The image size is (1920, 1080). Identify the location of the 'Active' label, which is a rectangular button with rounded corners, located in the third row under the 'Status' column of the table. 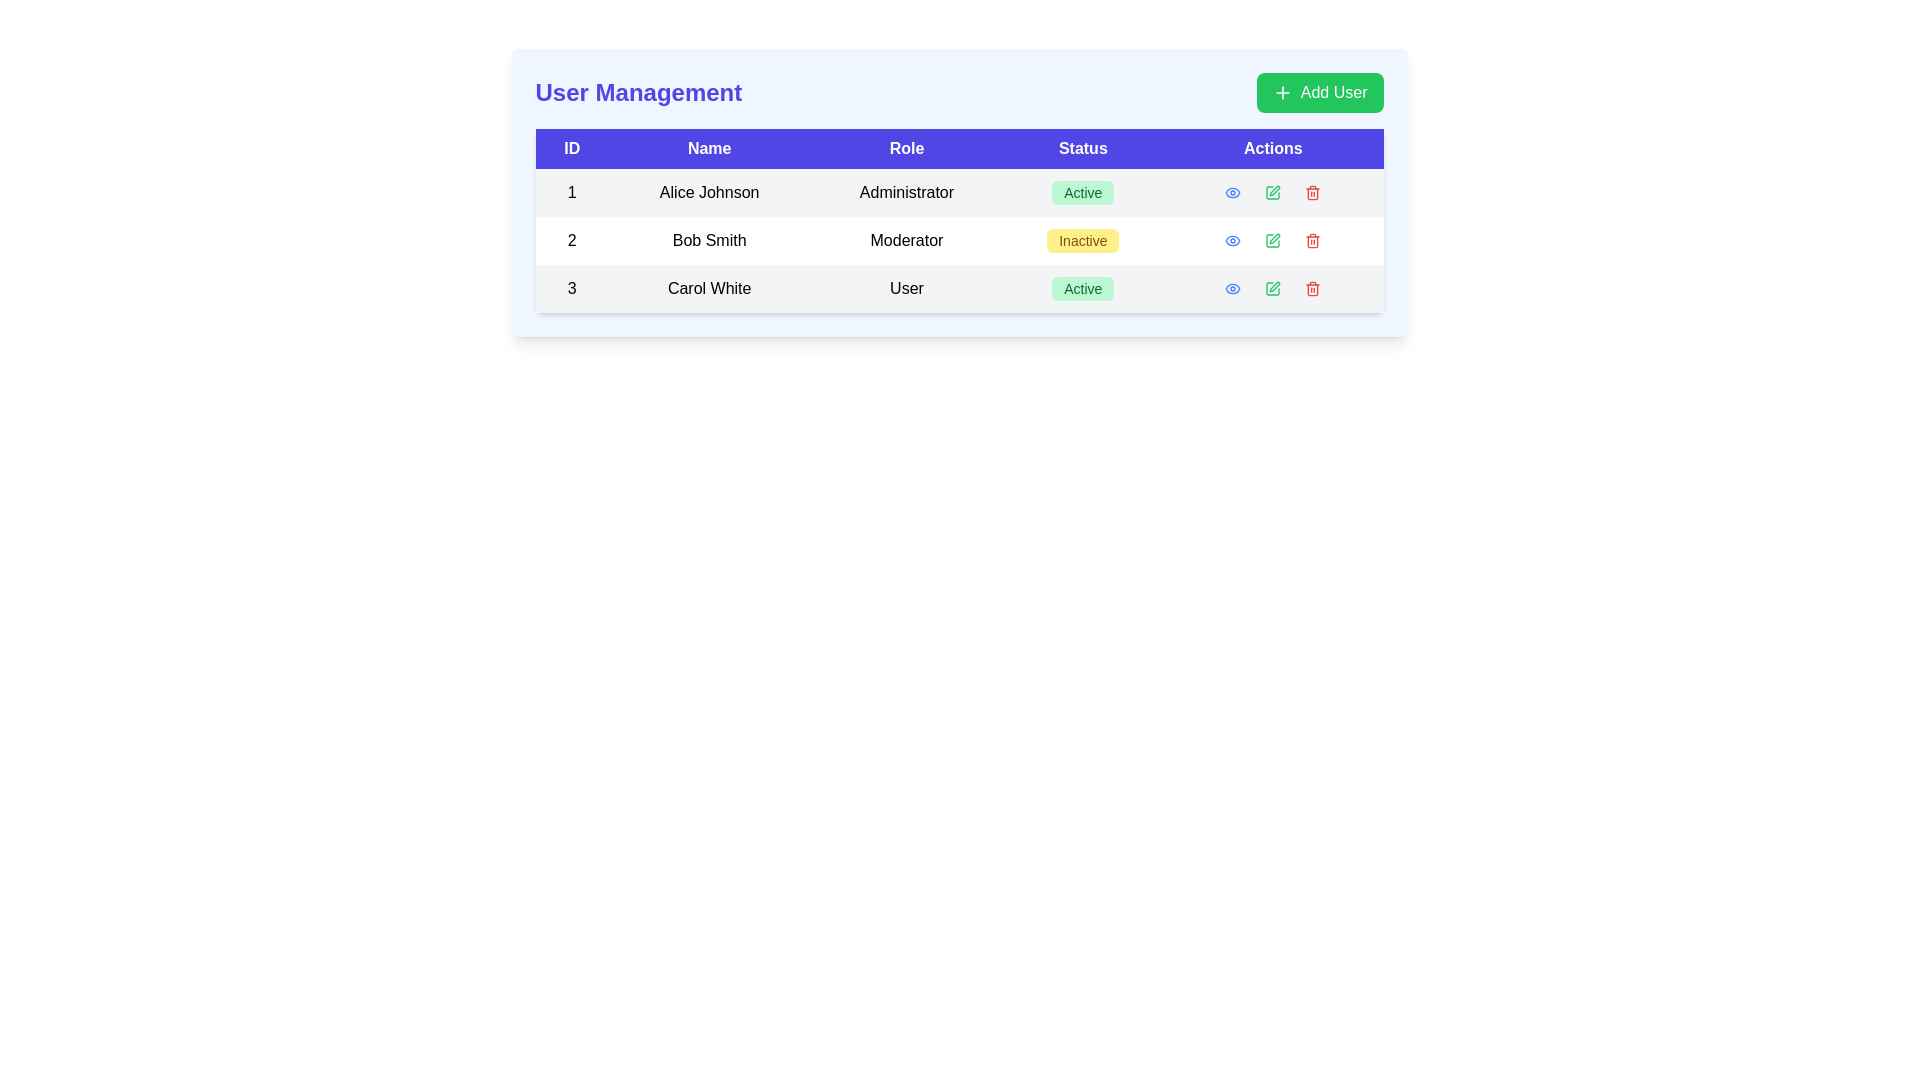
(1082, 289).